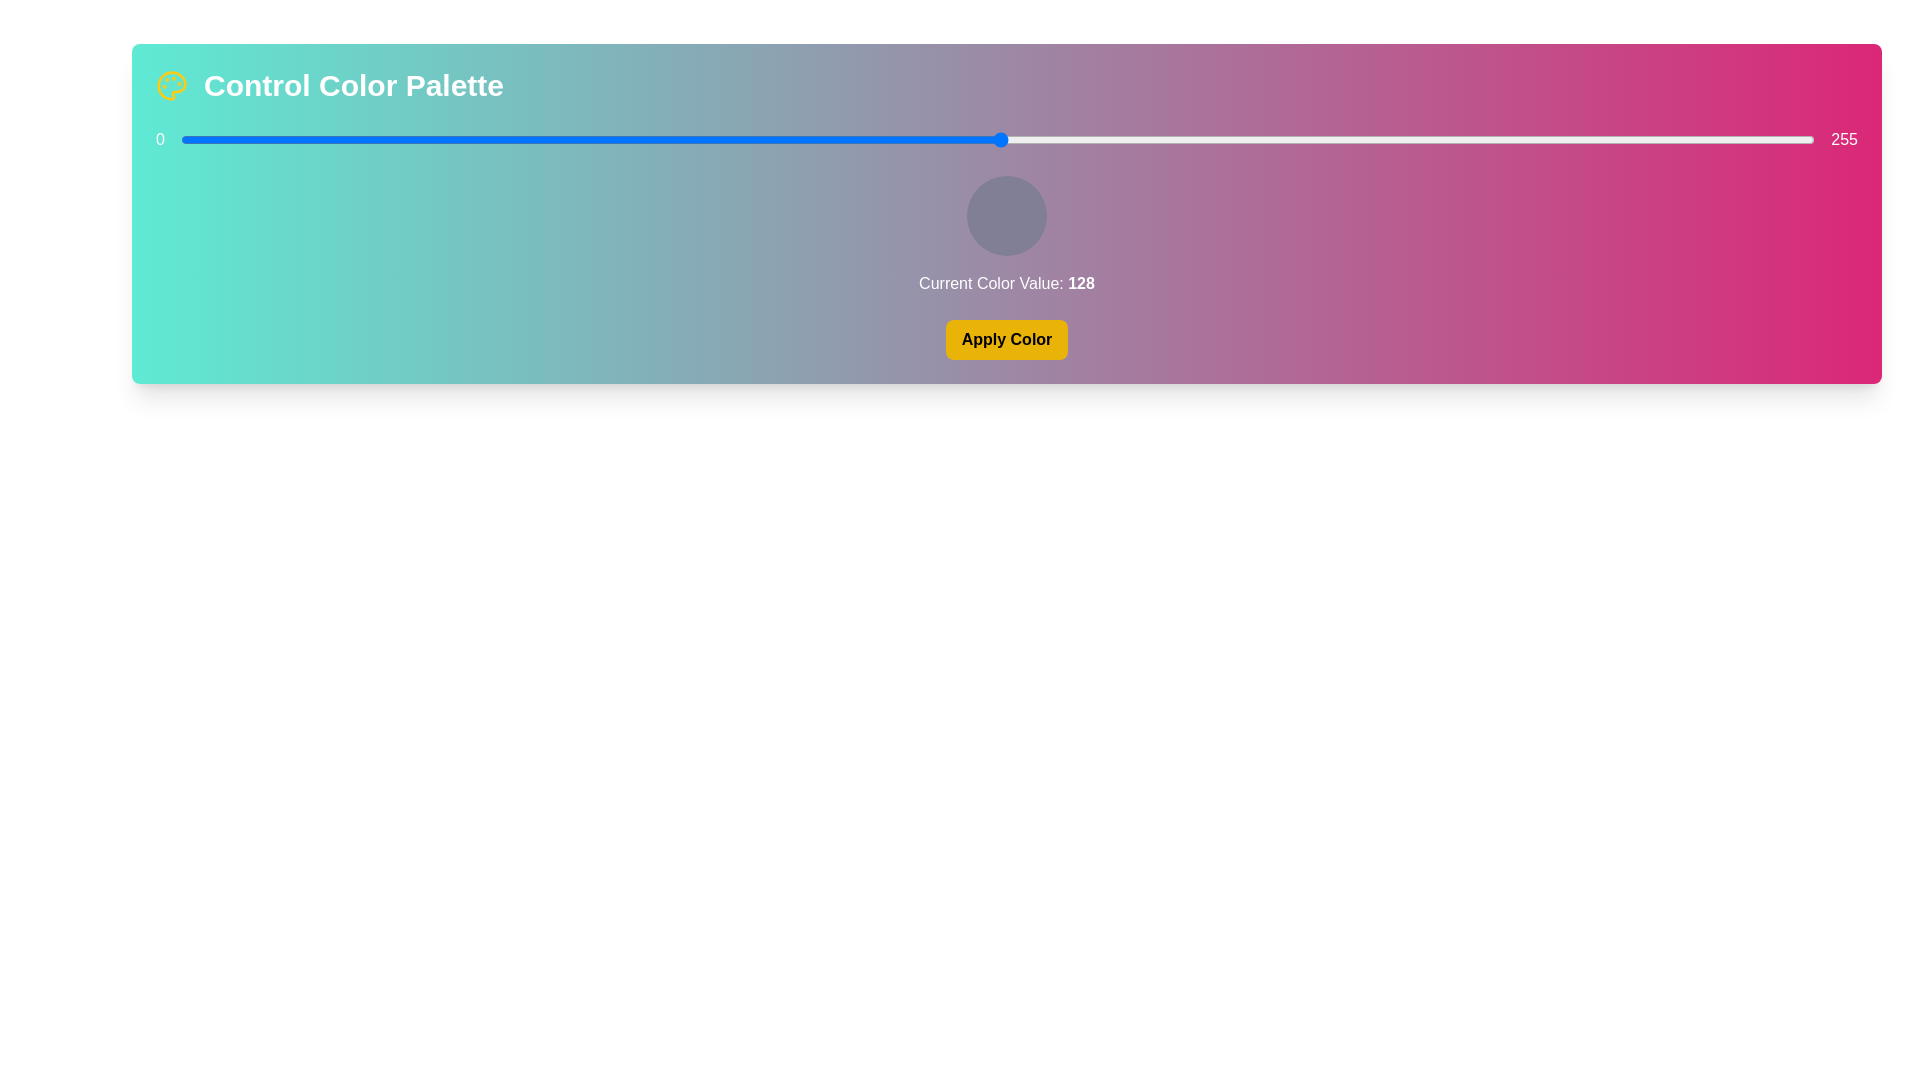 The image size is (1920, 1080). I want to click on the color slider to set the color value to 168, so click(1256, 138).